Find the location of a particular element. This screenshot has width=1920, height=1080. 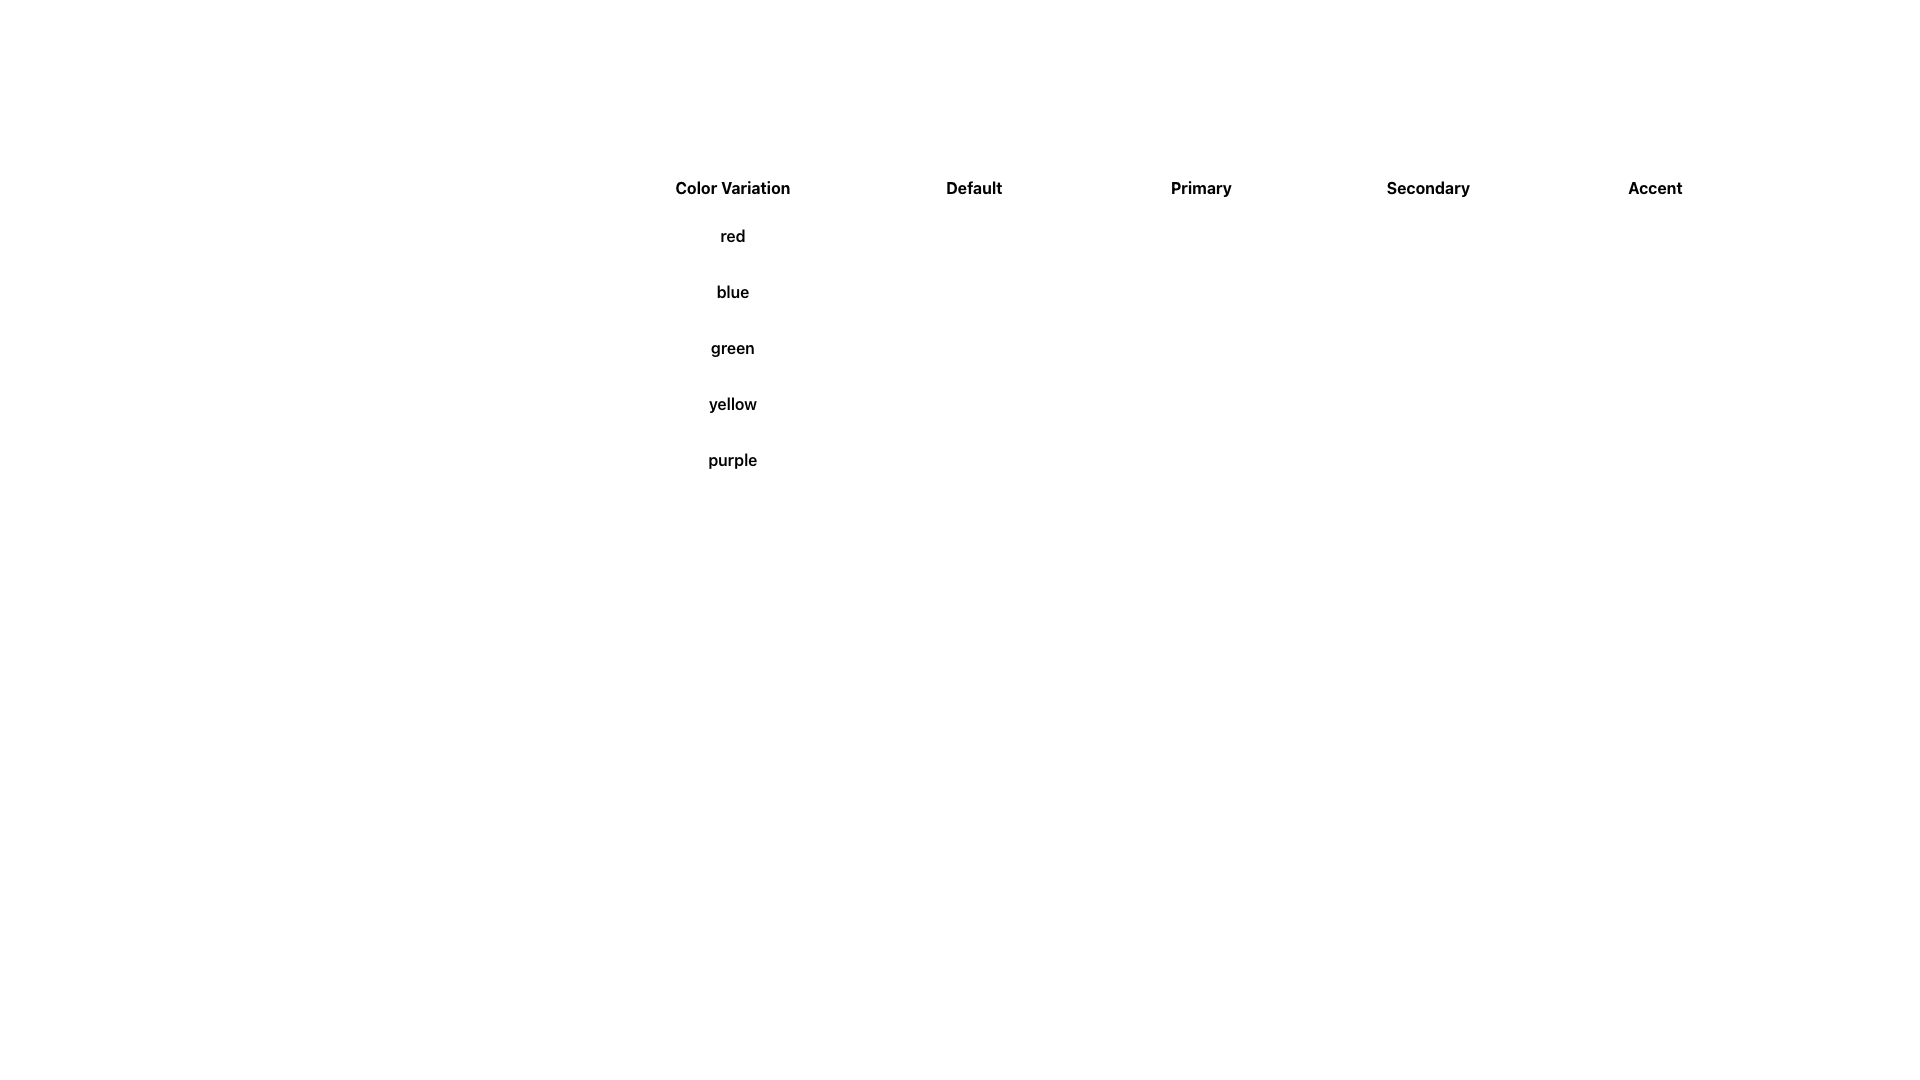

the static text label indicating the 'green' color, which is the third element in the vertical list under the 'Color Variation' column, positioned between 'blue' and 'yellow' is located at coordinates (731, 346).